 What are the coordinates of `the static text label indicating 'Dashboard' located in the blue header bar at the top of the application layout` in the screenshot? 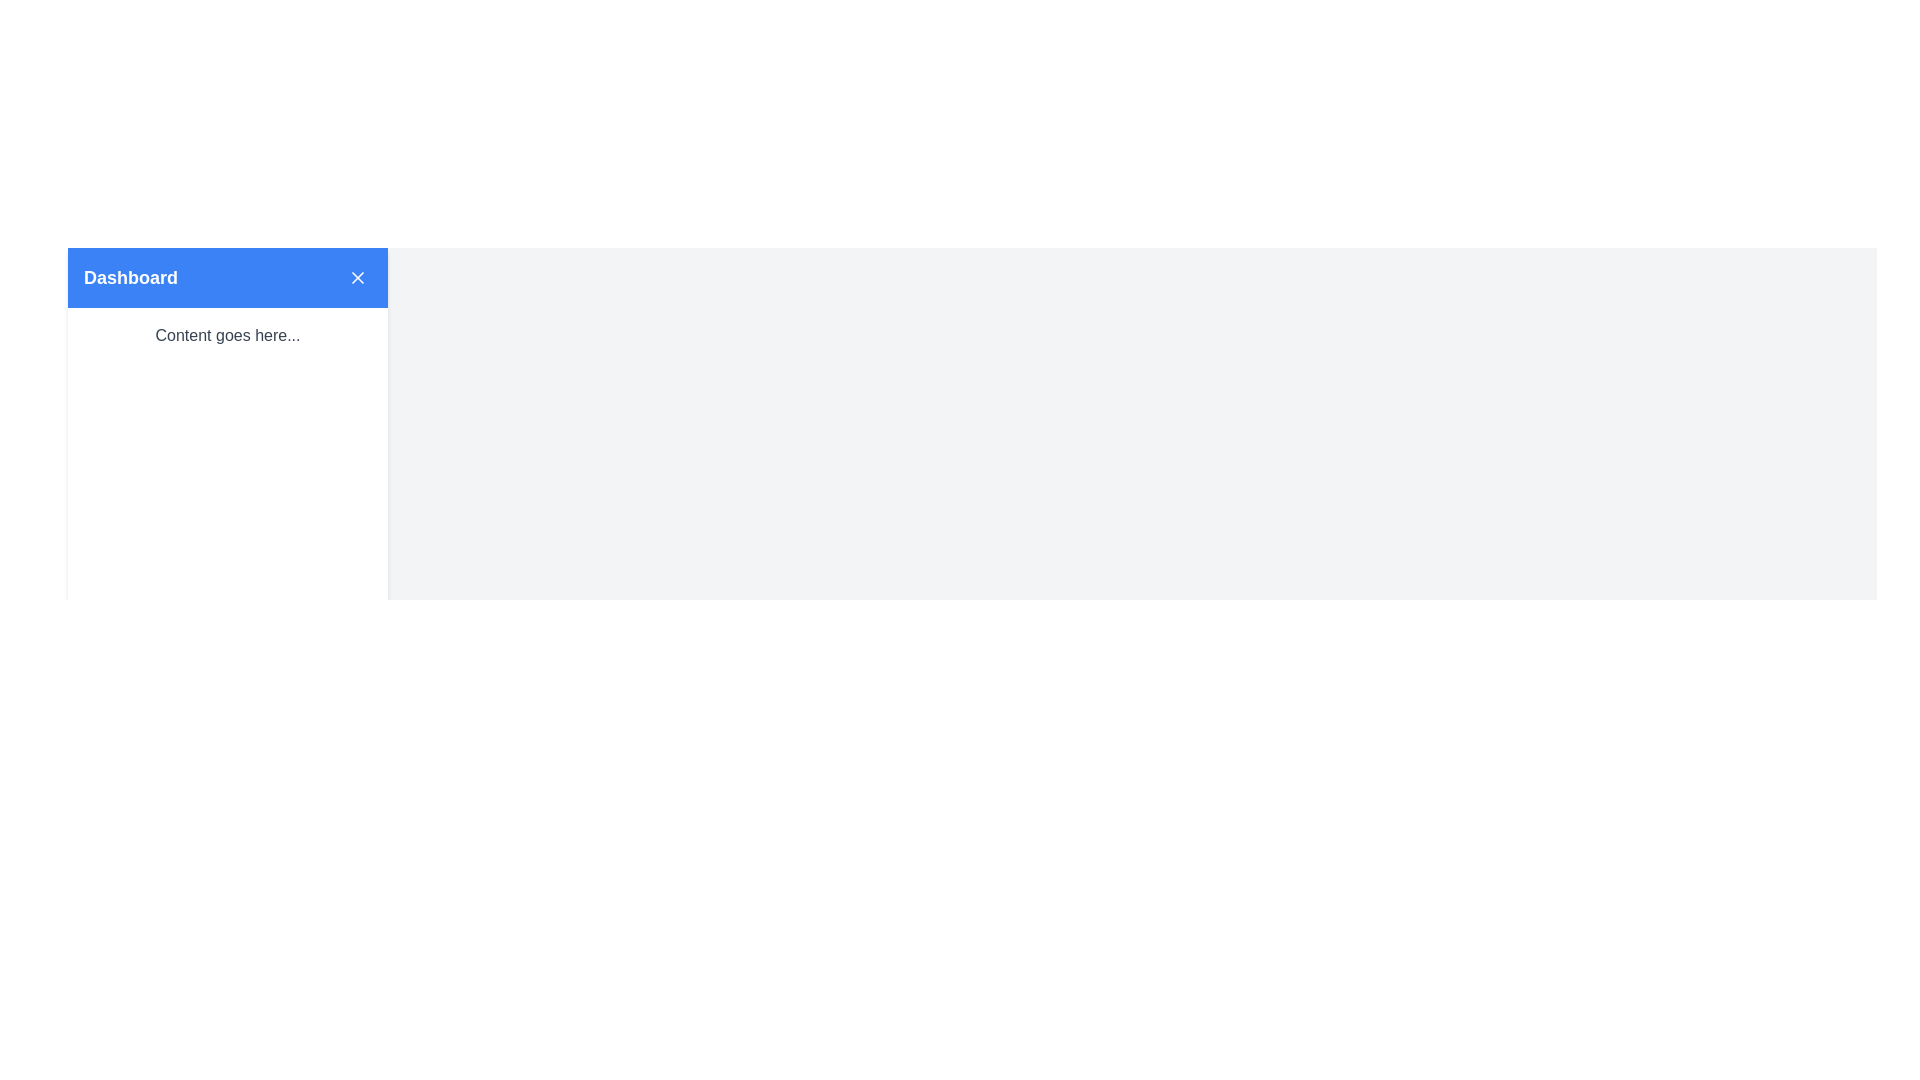 It's located at (129, 277).